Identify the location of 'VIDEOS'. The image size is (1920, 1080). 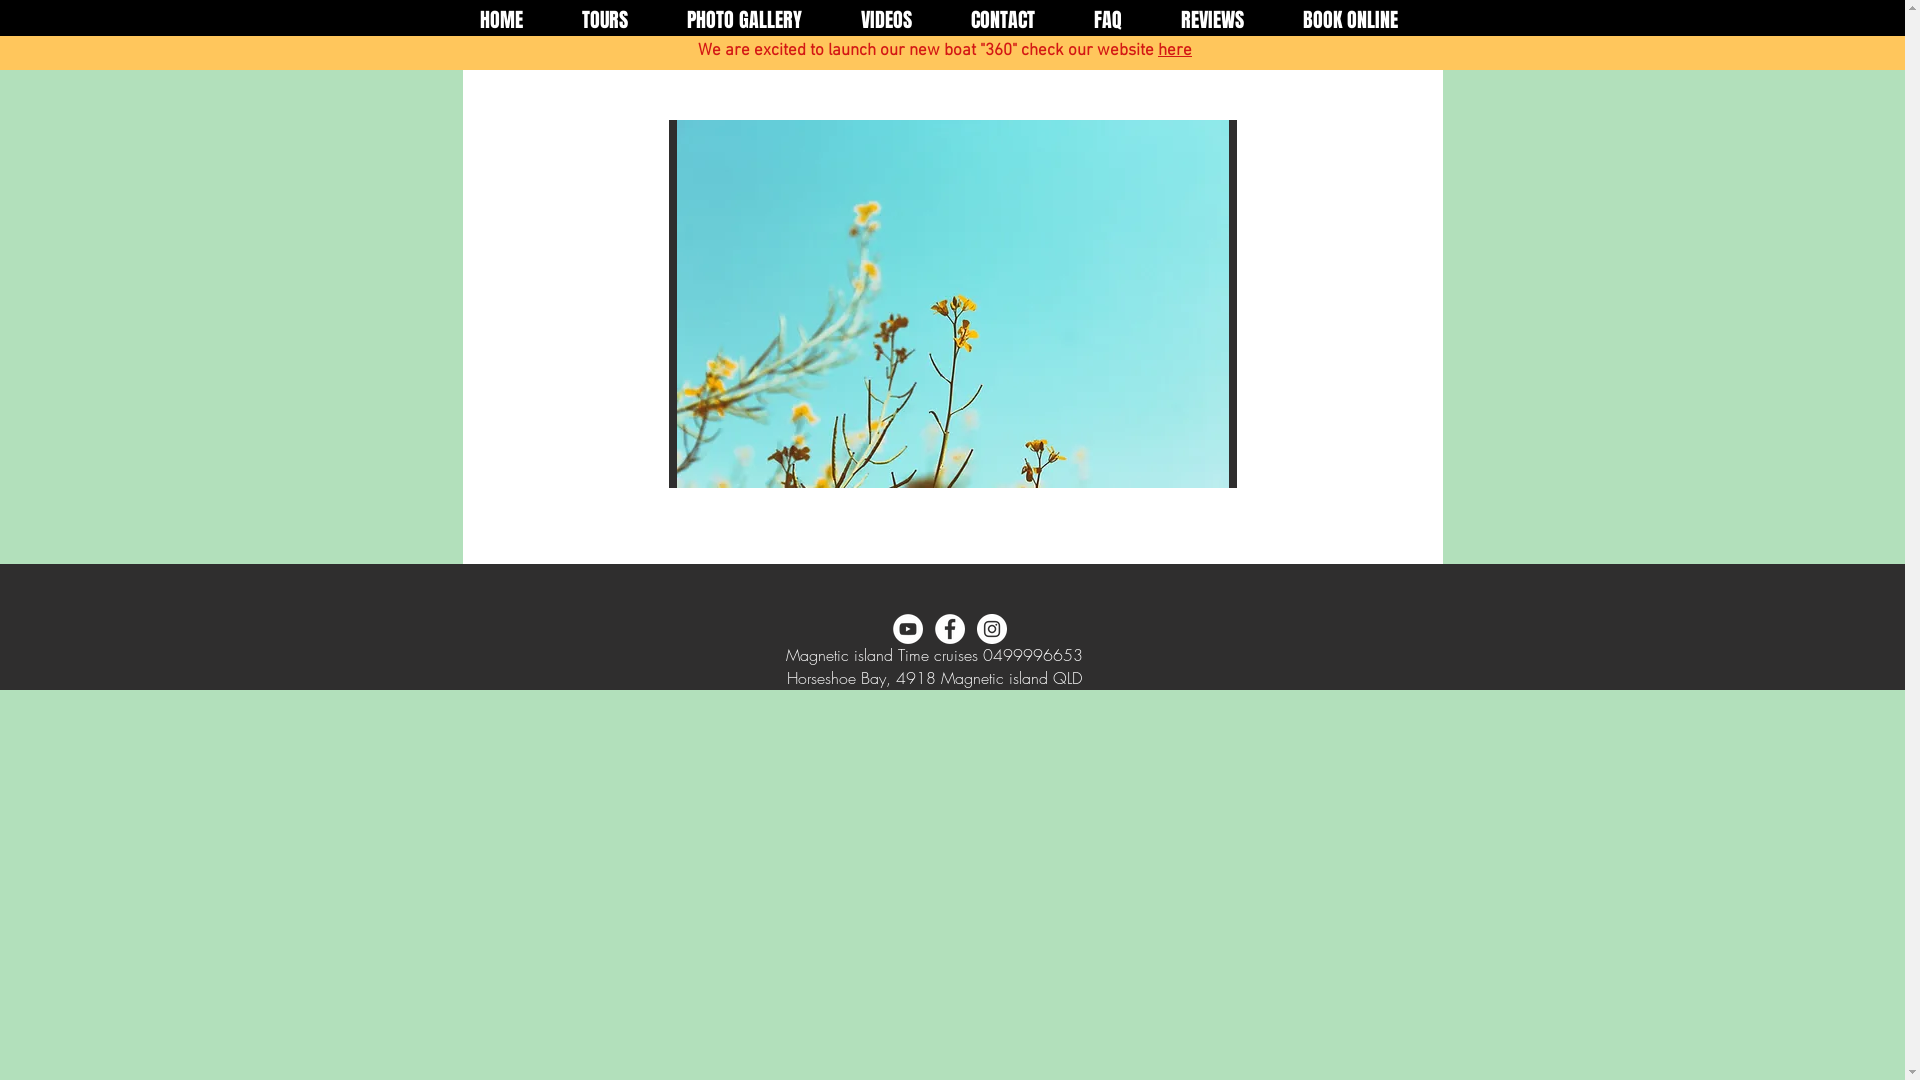
(831, 20).